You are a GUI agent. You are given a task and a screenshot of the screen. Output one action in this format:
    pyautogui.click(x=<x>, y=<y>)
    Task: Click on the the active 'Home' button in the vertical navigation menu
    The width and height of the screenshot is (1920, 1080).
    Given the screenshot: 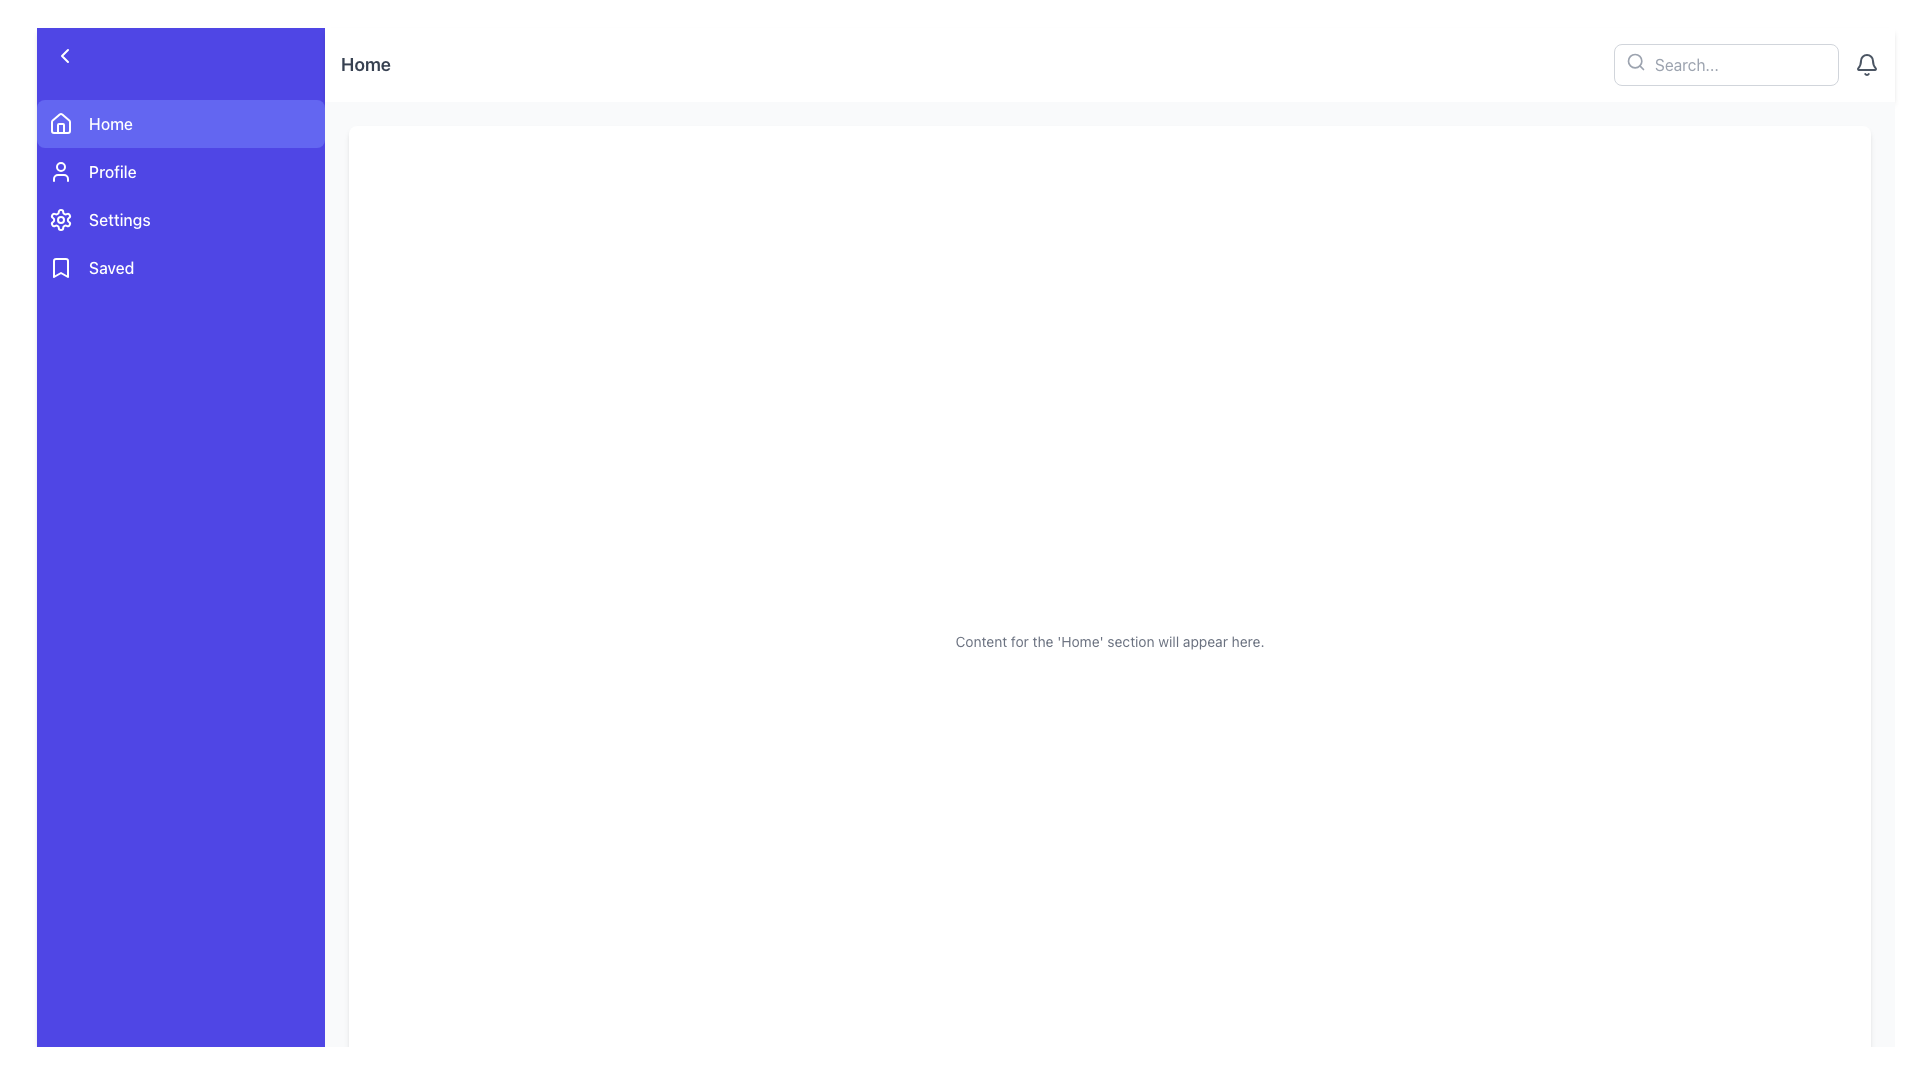 What is the action you would take?
    pyautogui.click(x=181, y=123)
    